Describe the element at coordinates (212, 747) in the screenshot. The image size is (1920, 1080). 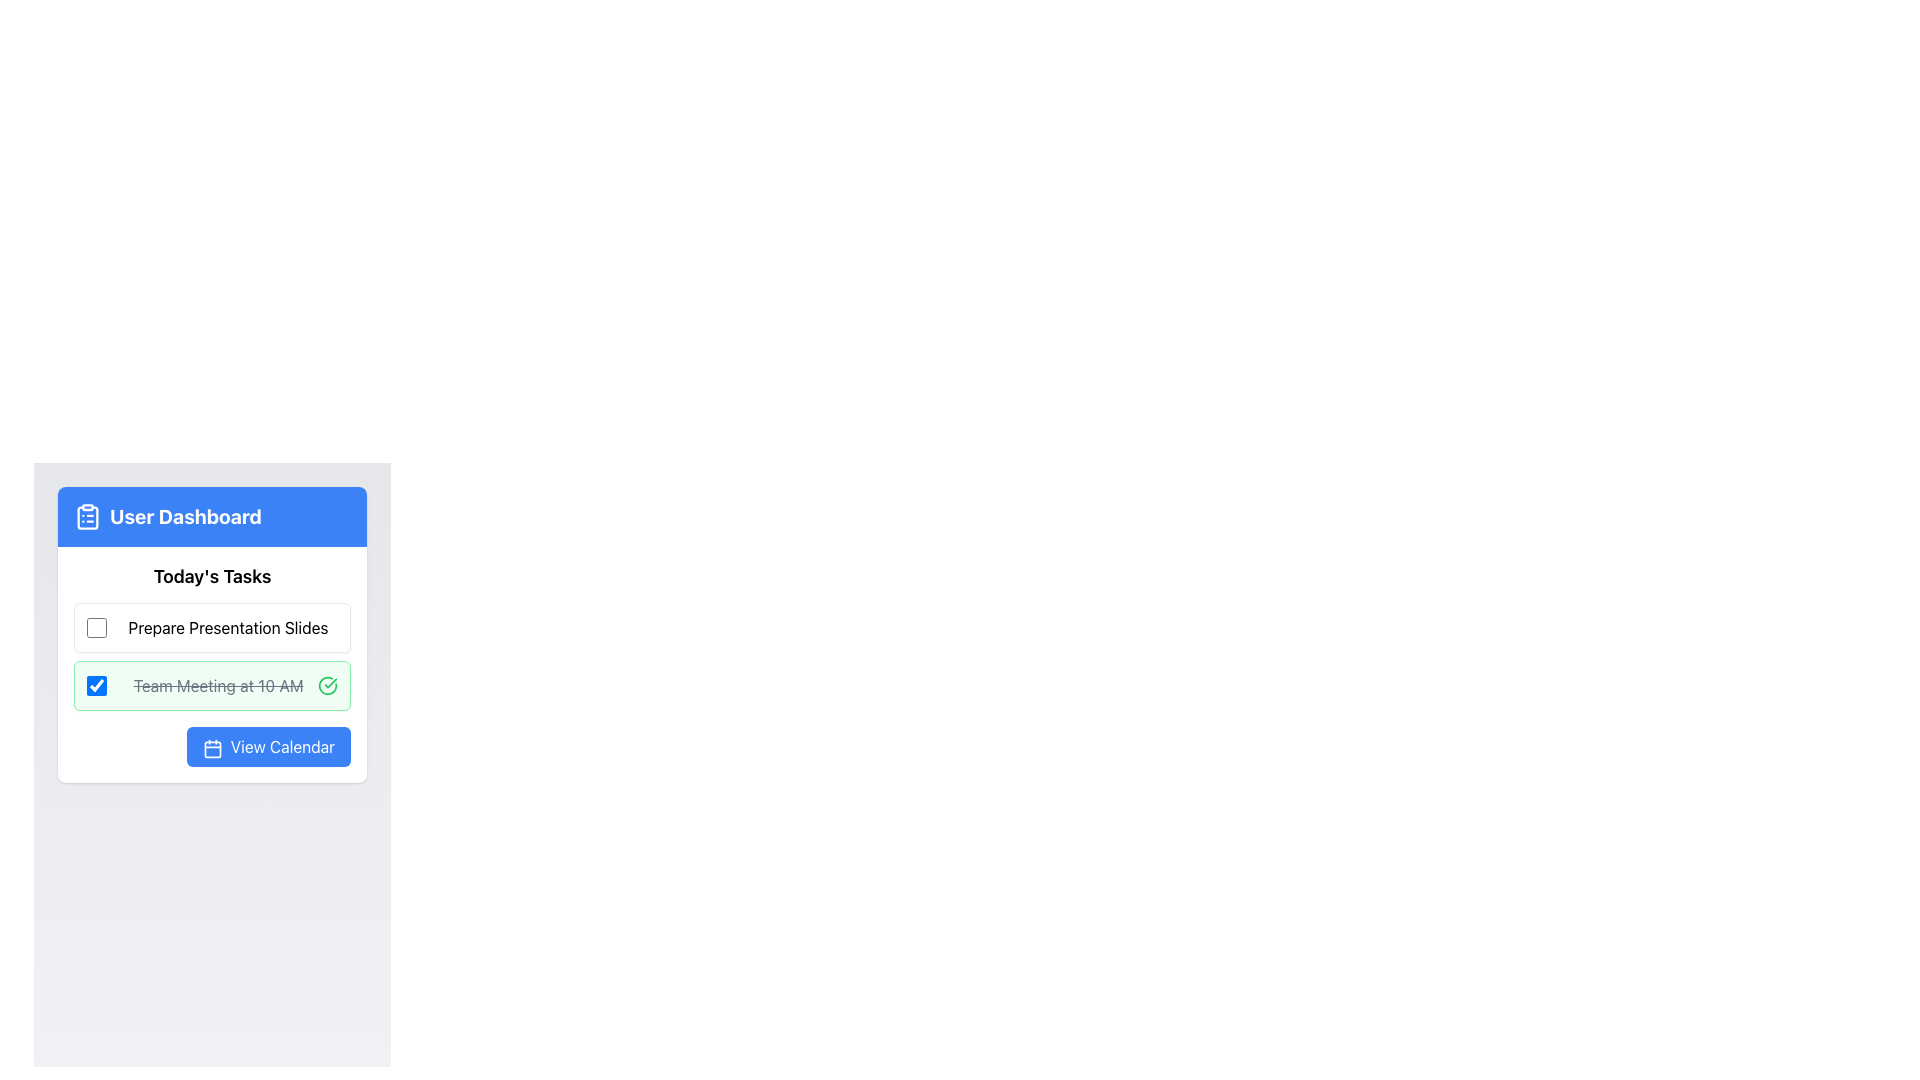
I see `the button that navigates to the calendar view located at the bottom of the task panel` at that location.